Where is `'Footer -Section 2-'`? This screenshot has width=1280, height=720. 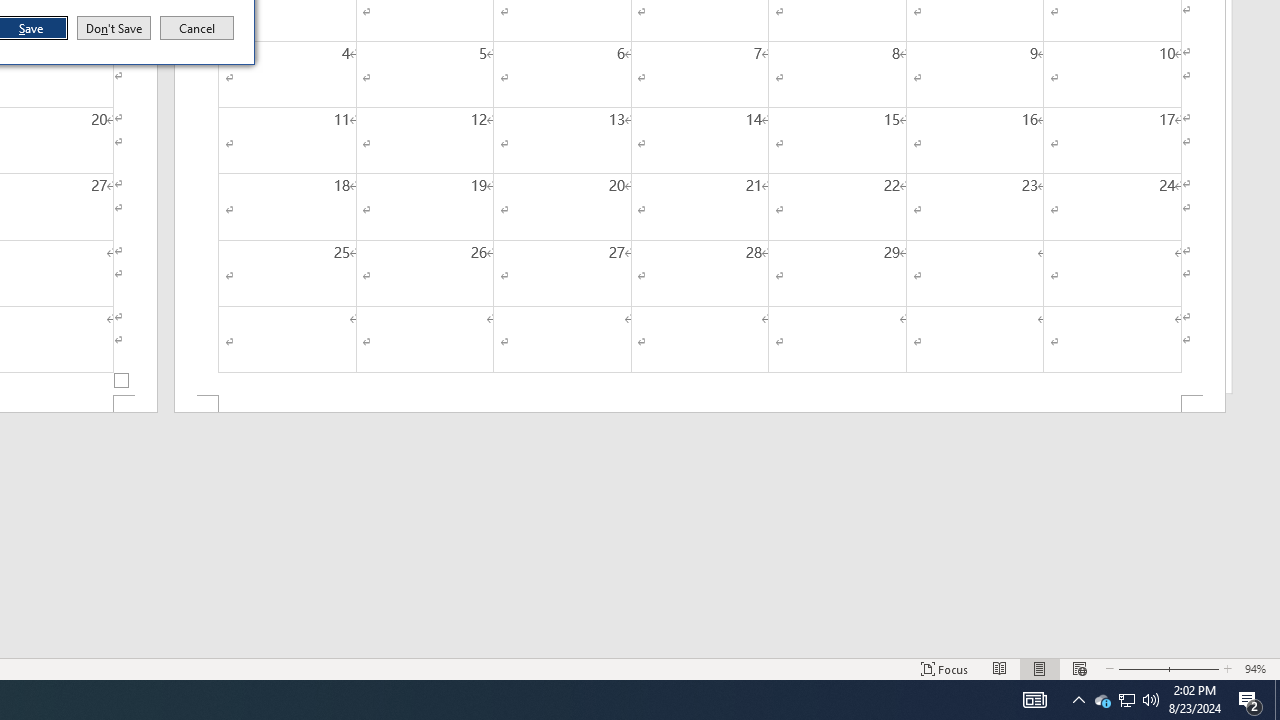
'Footer -Section 2-' is located at coordinates (700, 404).